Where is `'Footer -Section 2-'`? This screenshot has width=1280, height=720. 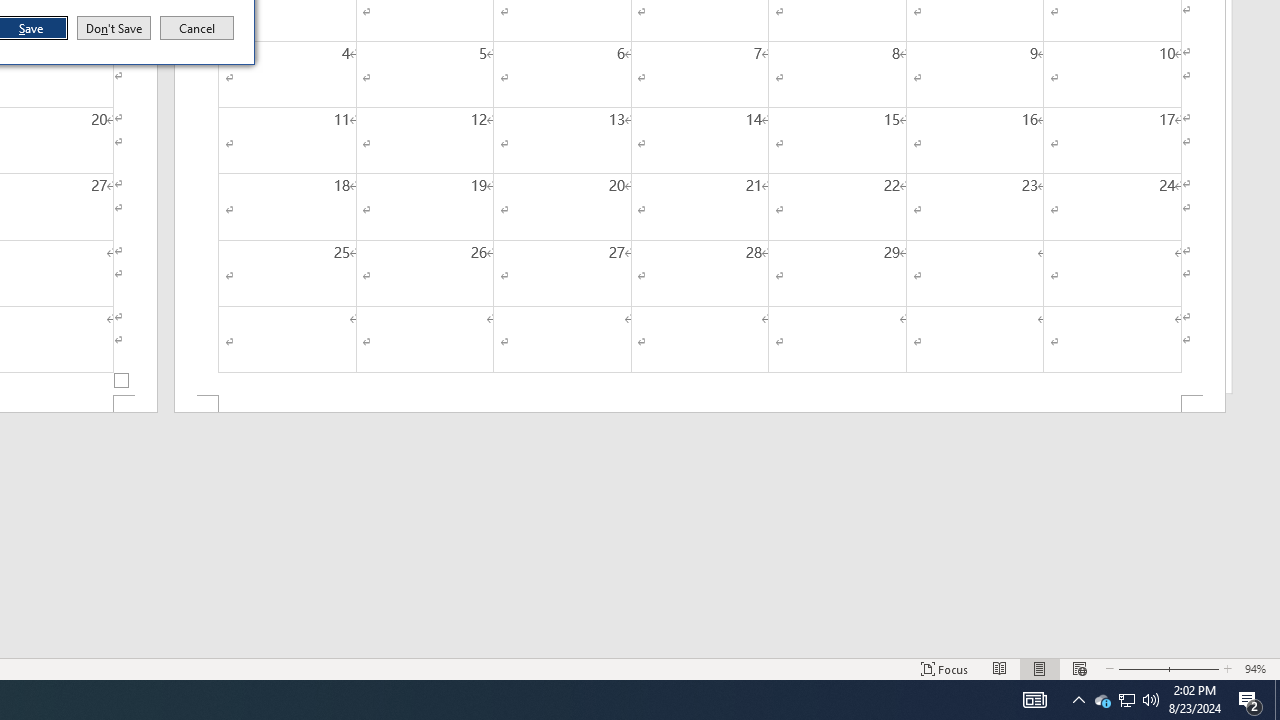
'Footer -Section 2-' is located at coordinates (700, 404).